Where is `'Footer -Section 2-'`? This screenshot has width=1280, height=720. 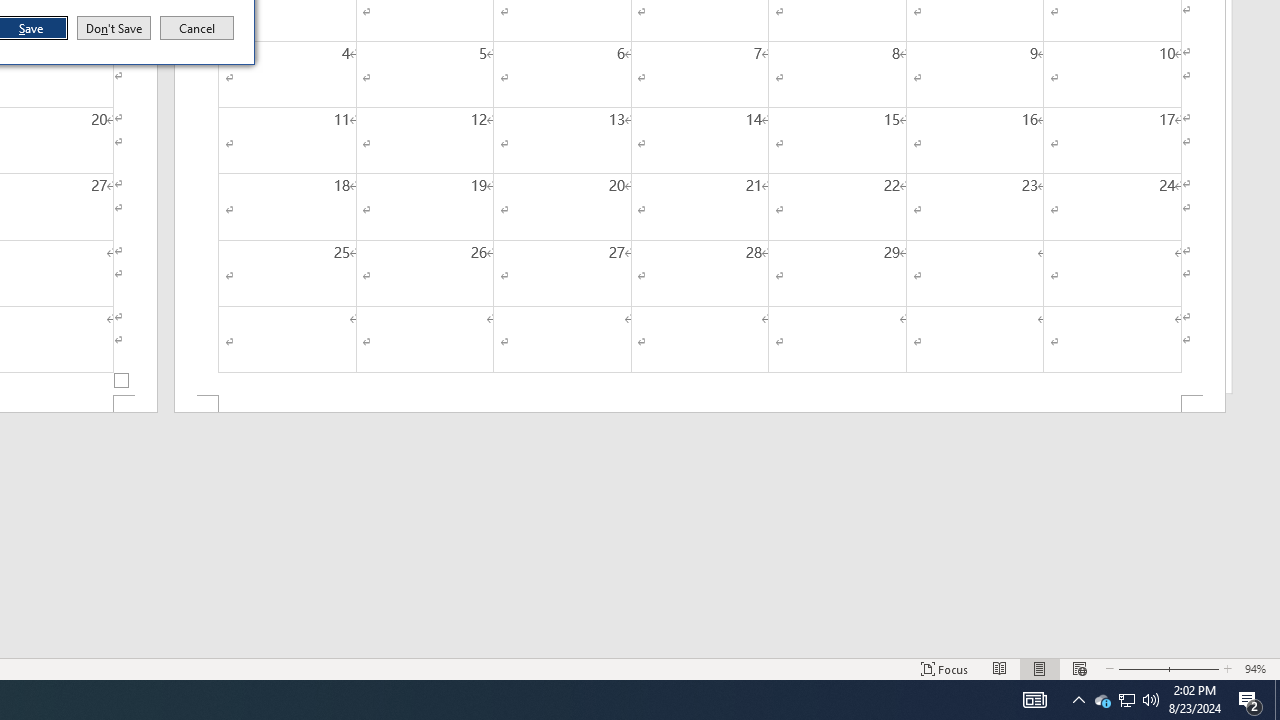
'Footer -Section 2-' is located at coordinates (700, 404).